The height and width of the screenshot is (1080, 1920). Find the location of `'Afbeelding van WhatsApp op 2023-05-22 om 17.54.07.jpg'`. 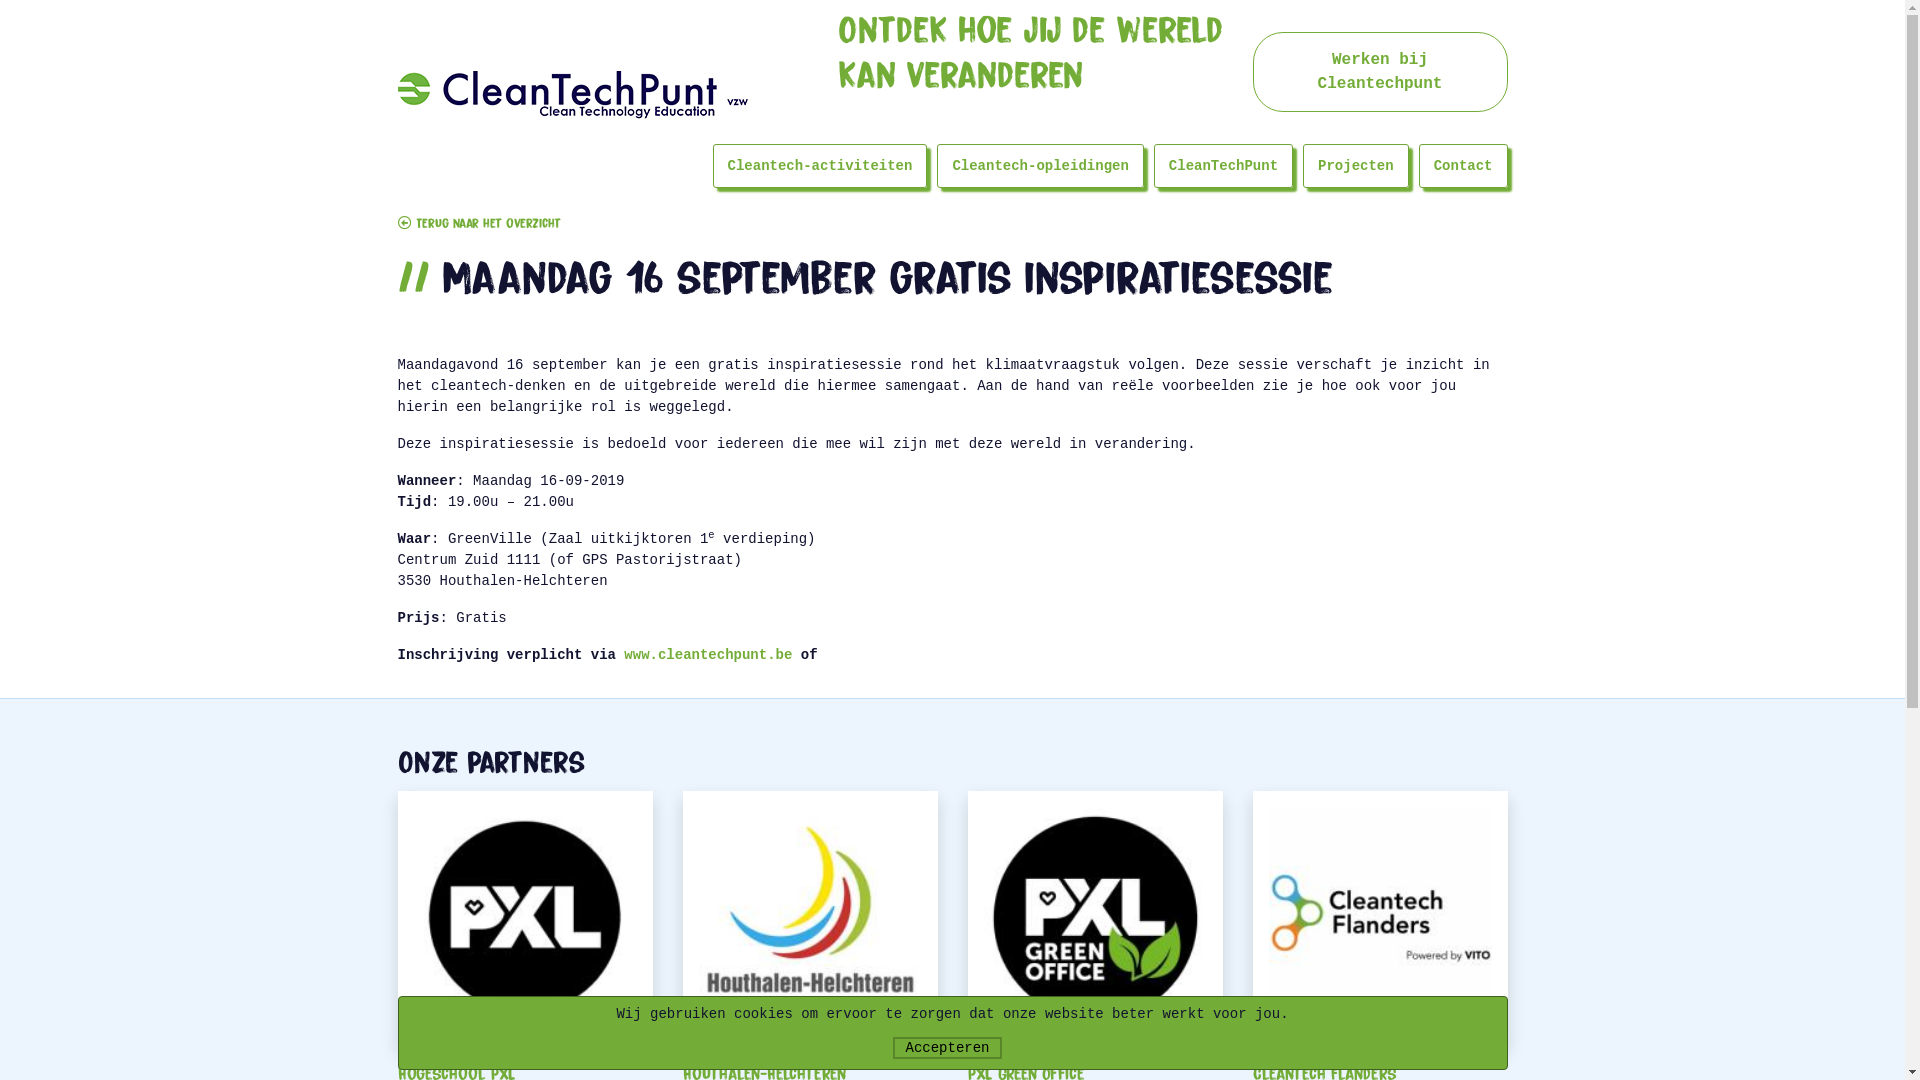

'Afbeelding van WhatsApp op 2023-05-22 om 17.54.07.jpg' is located at coordinates (968, 918).